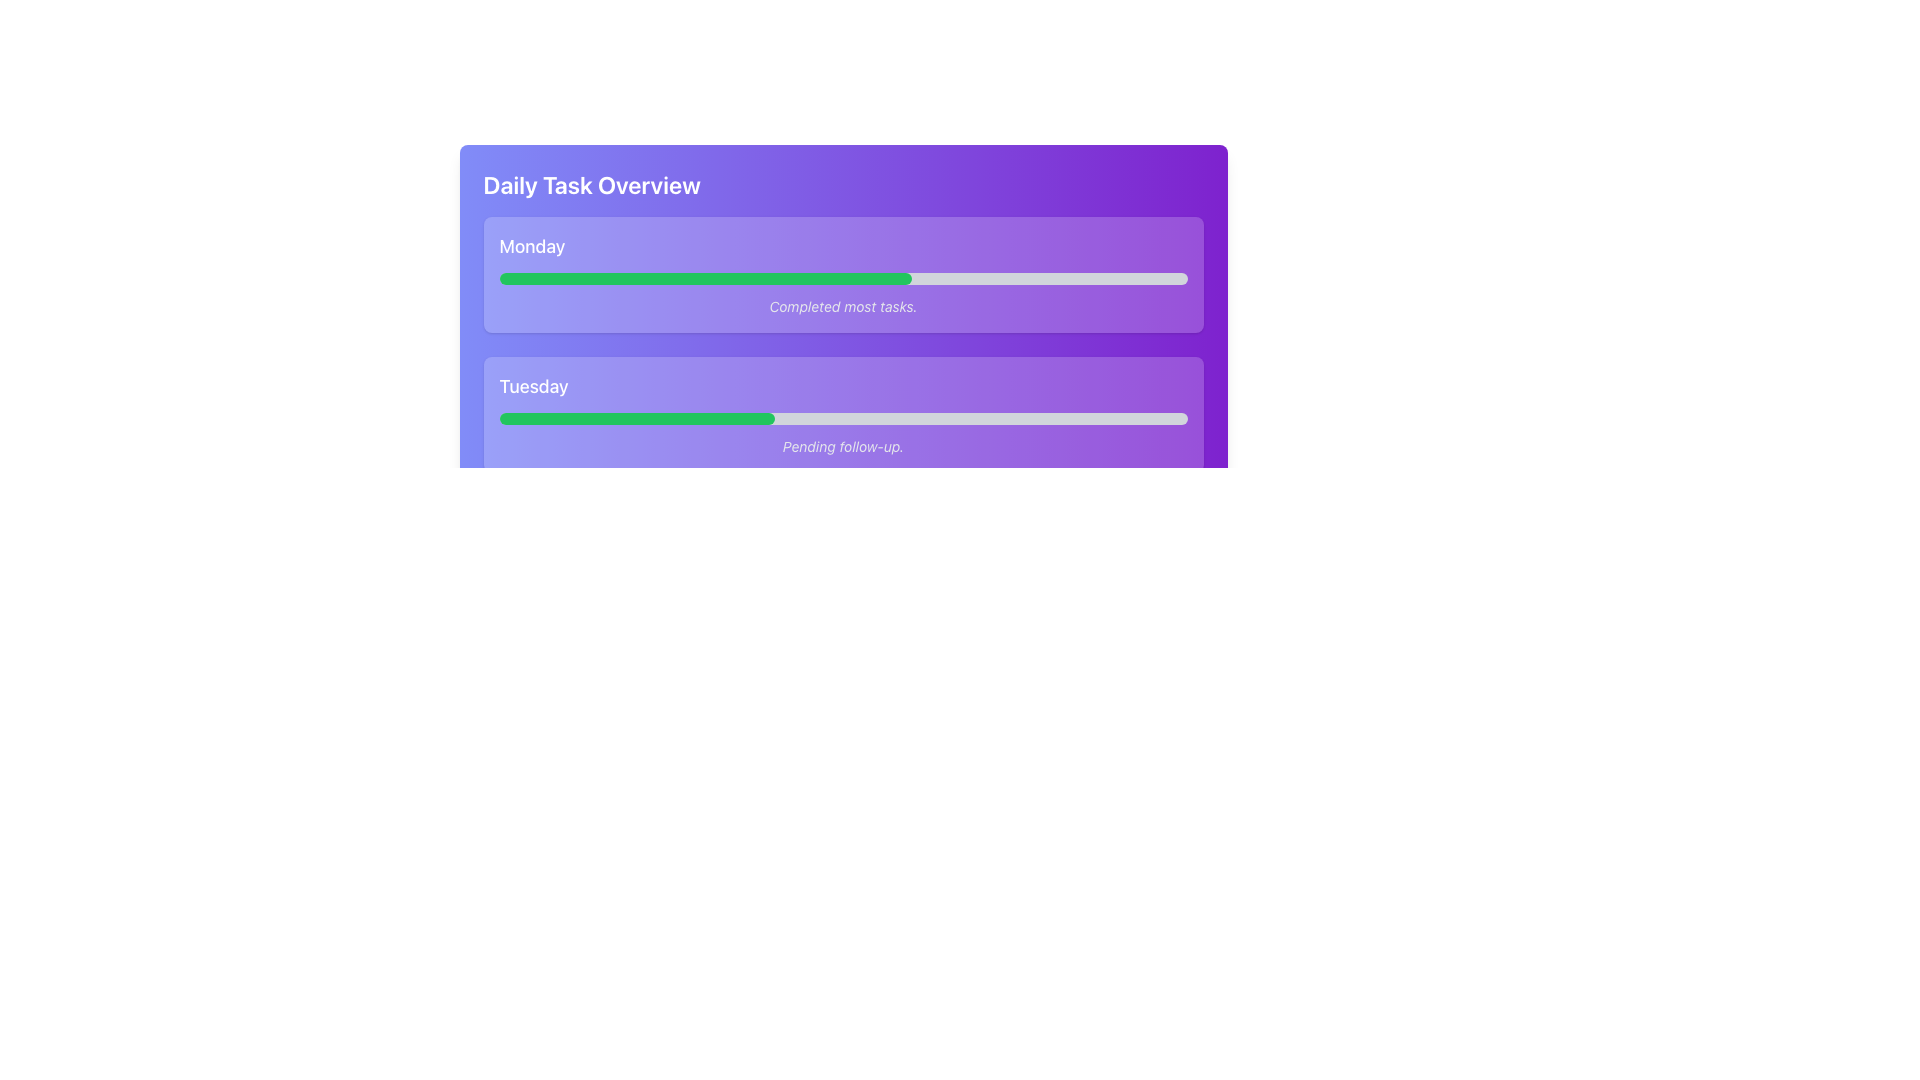  What do you see at coordinates (843, 307) in the screenshot?
I see `the static text that reads 'Completed most tasks' styled in italic light gray, located below the progress bar in the 'Monday' task block` at bounding box center [843, 307].